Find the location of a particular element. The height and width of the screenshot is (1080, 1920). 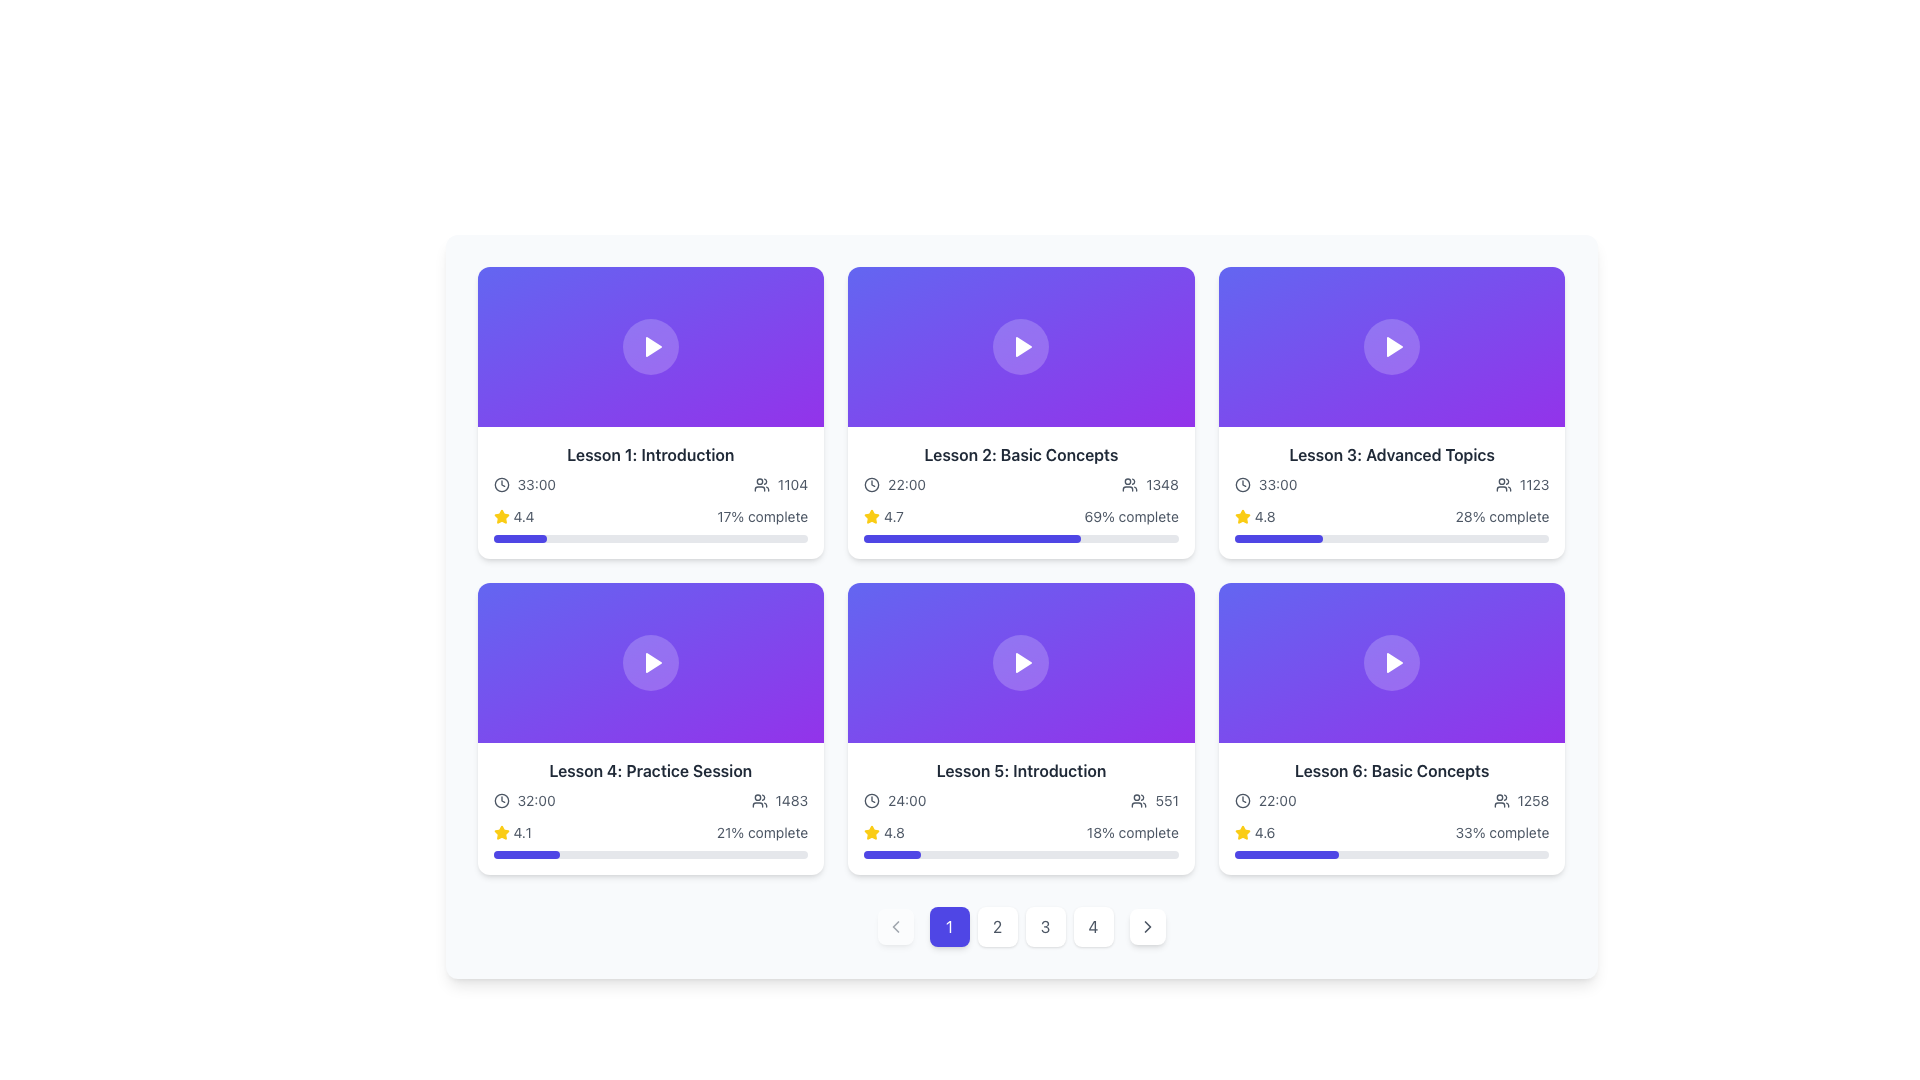

the play button located centrally within the card for 'Lesson 3: Advanced Topics' is located at coordinates (1391, 346).